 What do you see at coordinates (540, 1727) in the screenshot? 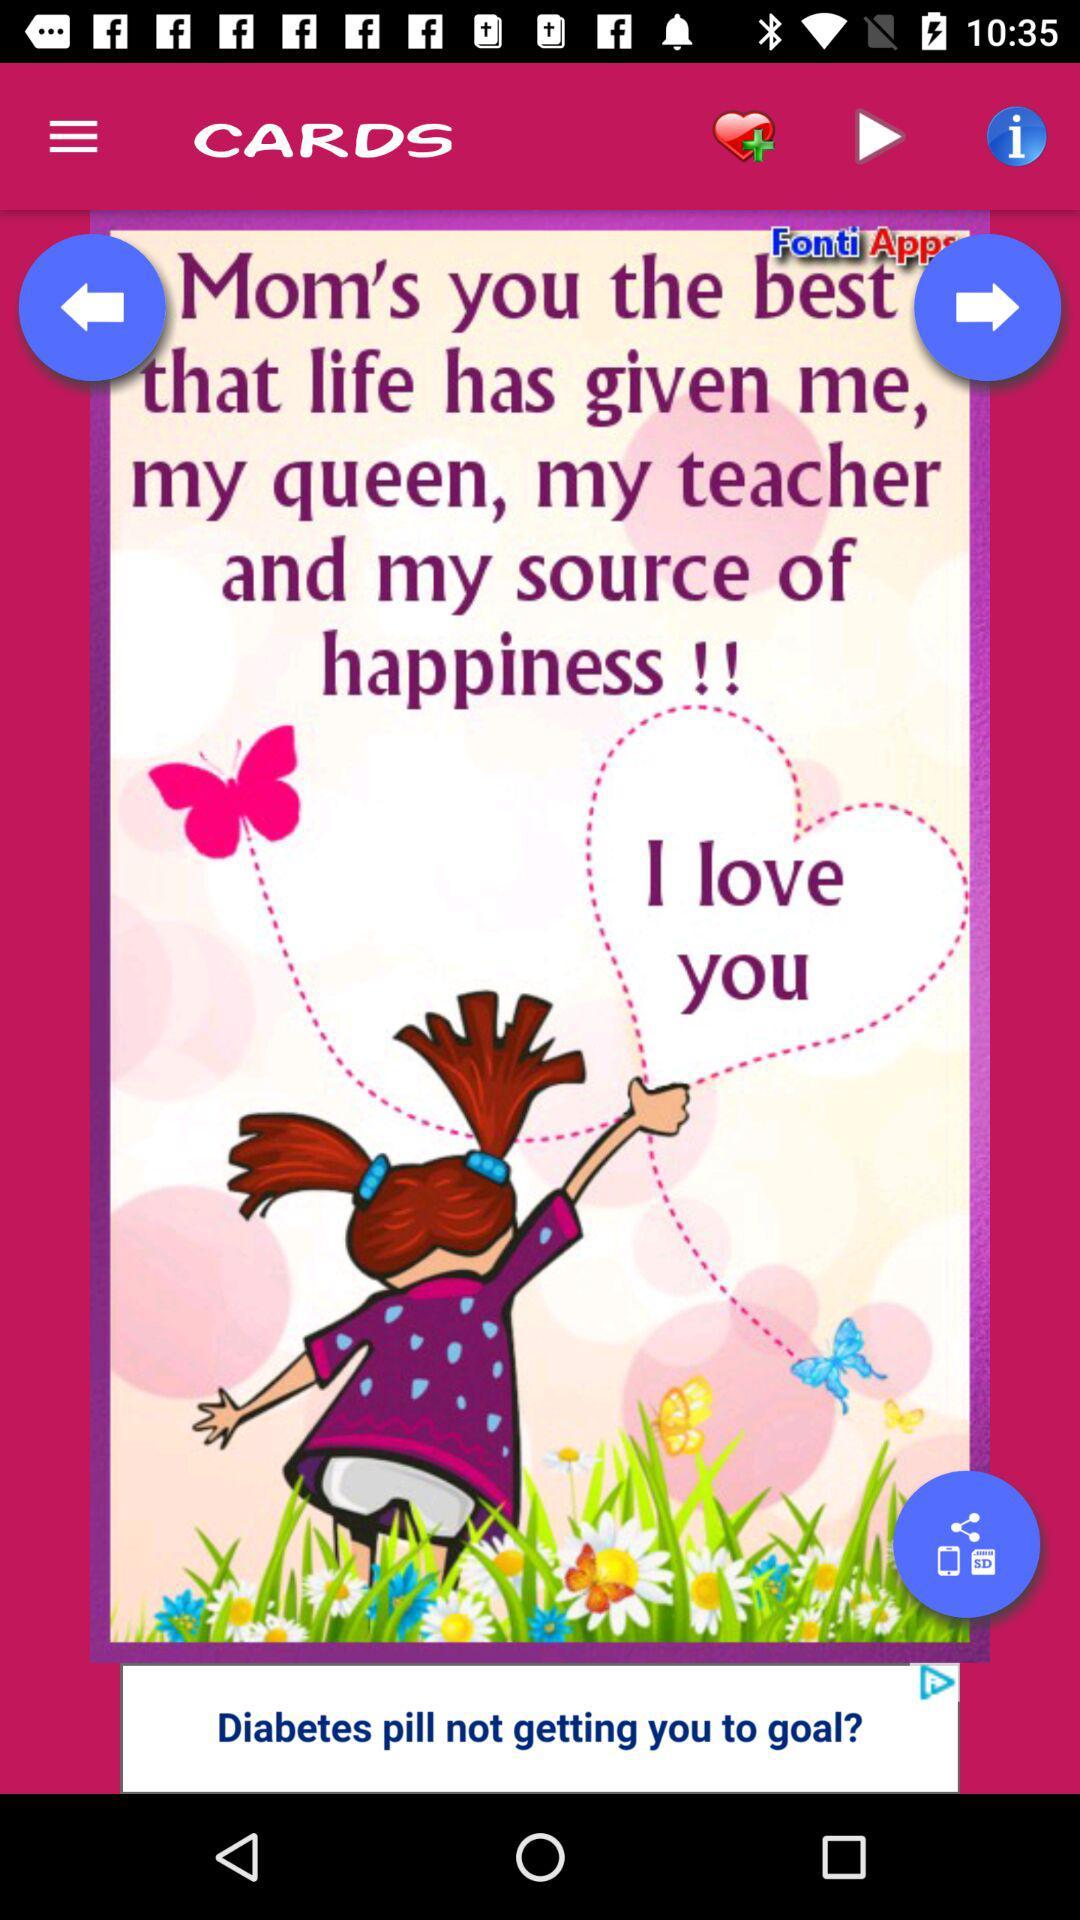
I see `open advertisement` at bounding box center [540, 1727].